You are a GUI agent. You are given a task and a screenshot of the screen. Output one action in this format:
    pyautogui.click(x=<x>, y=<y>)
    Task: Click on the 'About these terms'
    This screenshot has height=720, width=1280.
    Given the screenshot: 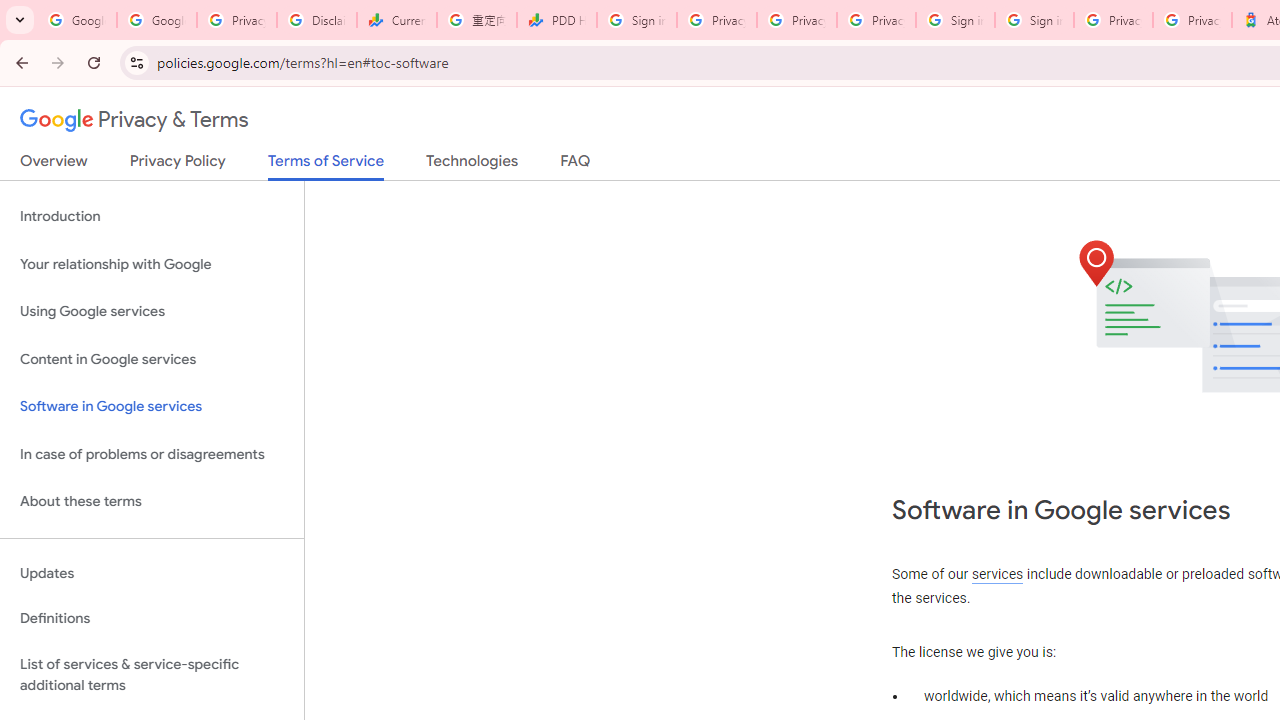 What is the action you would take?
    pyautogui.click(x=151, y=501)
    